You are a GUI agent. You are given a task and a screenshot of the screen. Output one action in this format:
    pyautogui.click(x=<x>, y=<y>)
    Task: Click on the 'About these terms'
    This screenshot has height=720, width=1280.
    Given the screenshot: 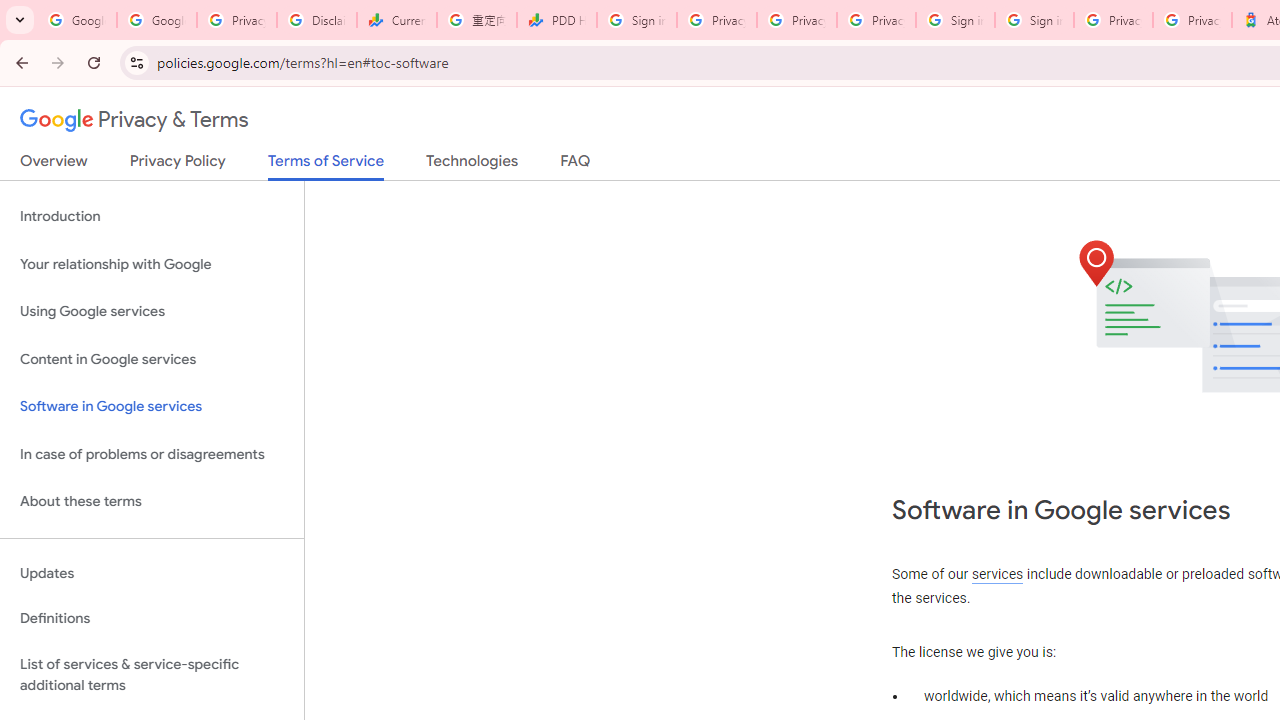 What is the action you would take?
    pyautogui.click(x=151, y=501)
    